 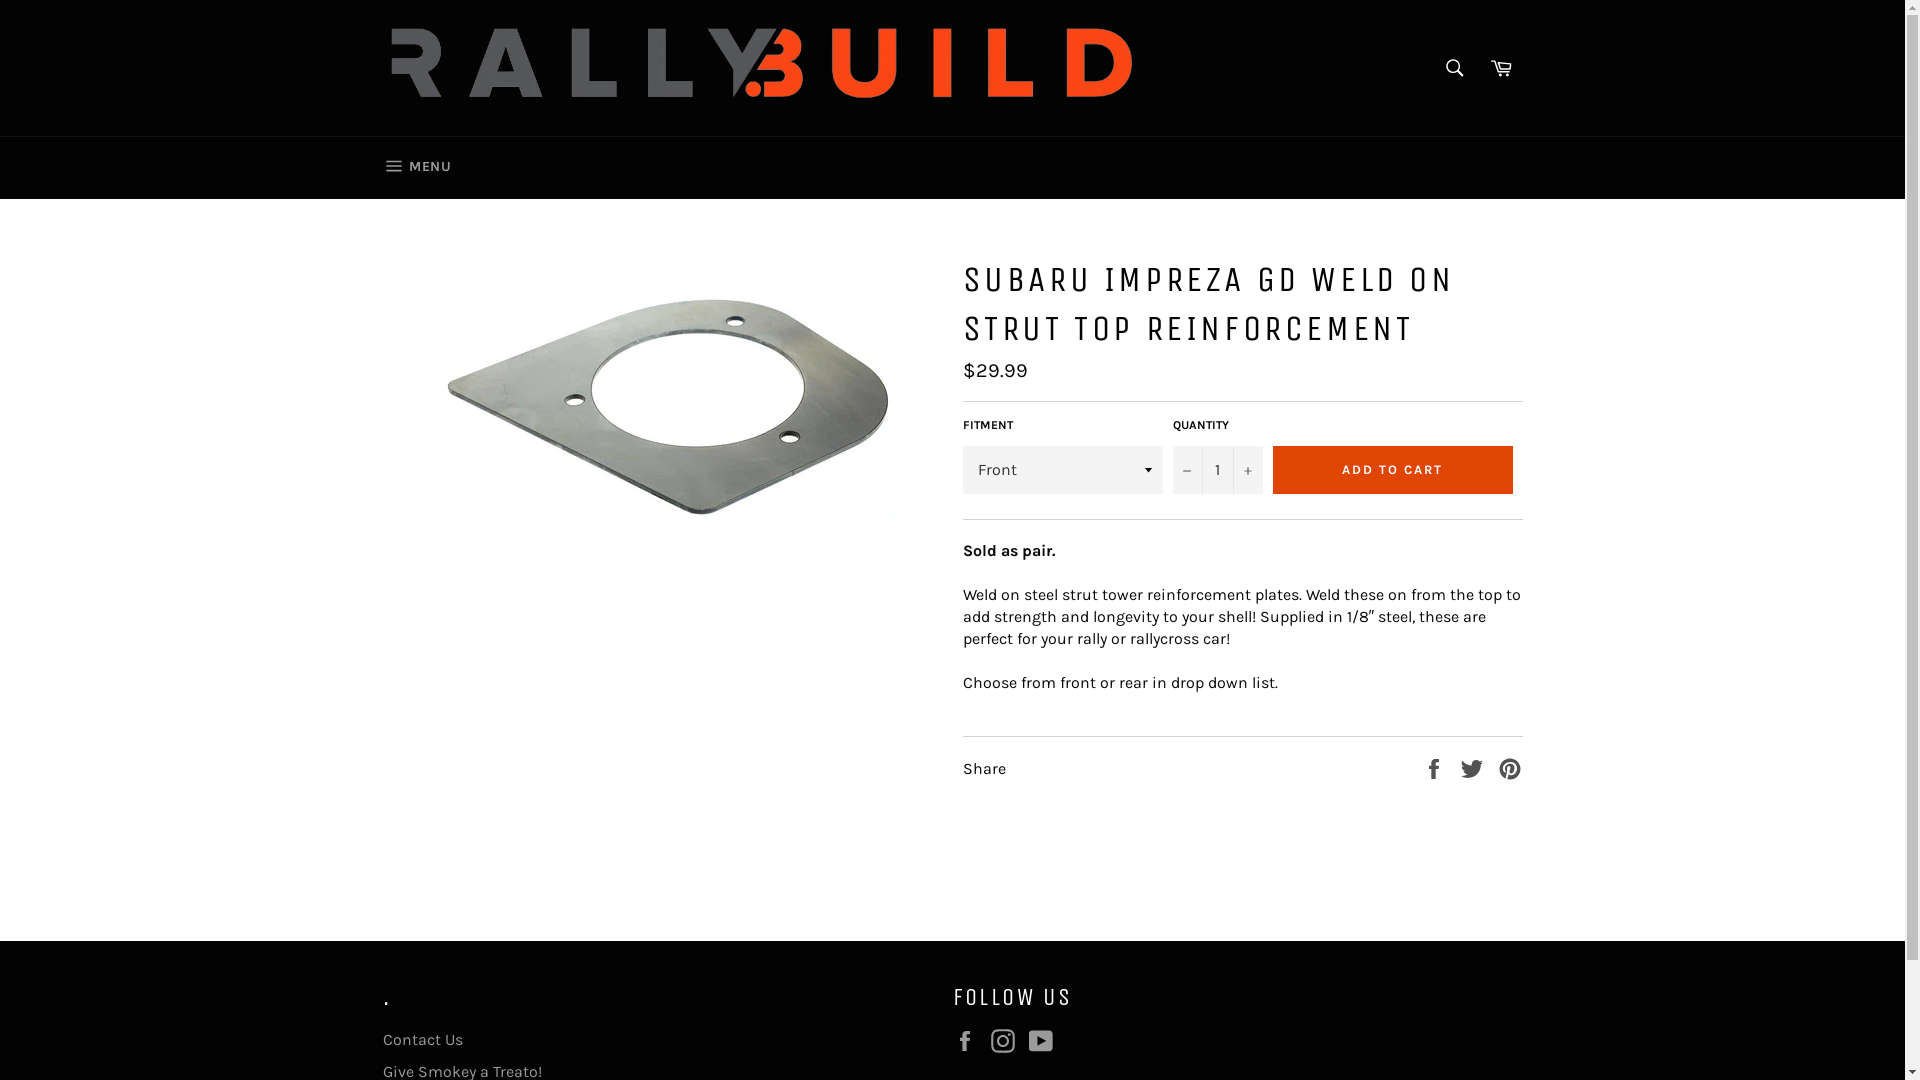 What do you see at coordinates (1454, 67) in the screenshot?
I see `'Search'` at bounding box center [1454, 67].